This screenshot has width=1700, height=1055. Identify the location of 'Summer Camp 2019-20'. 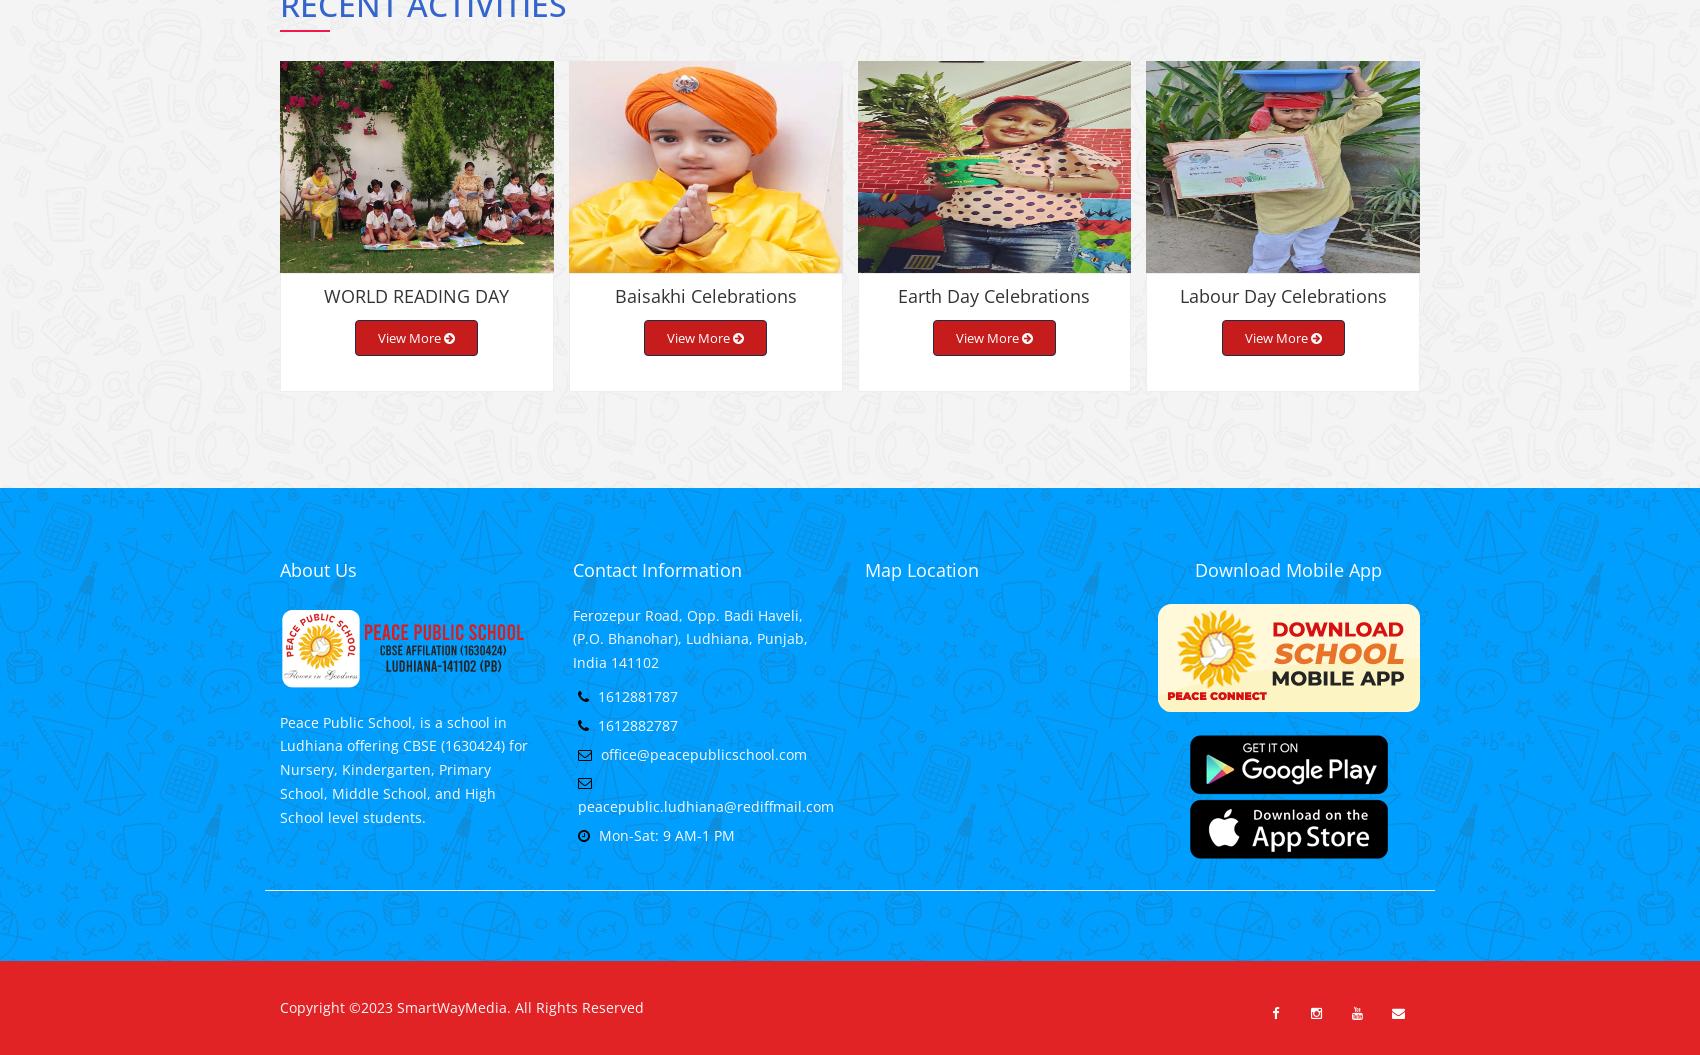
(1571, 310).